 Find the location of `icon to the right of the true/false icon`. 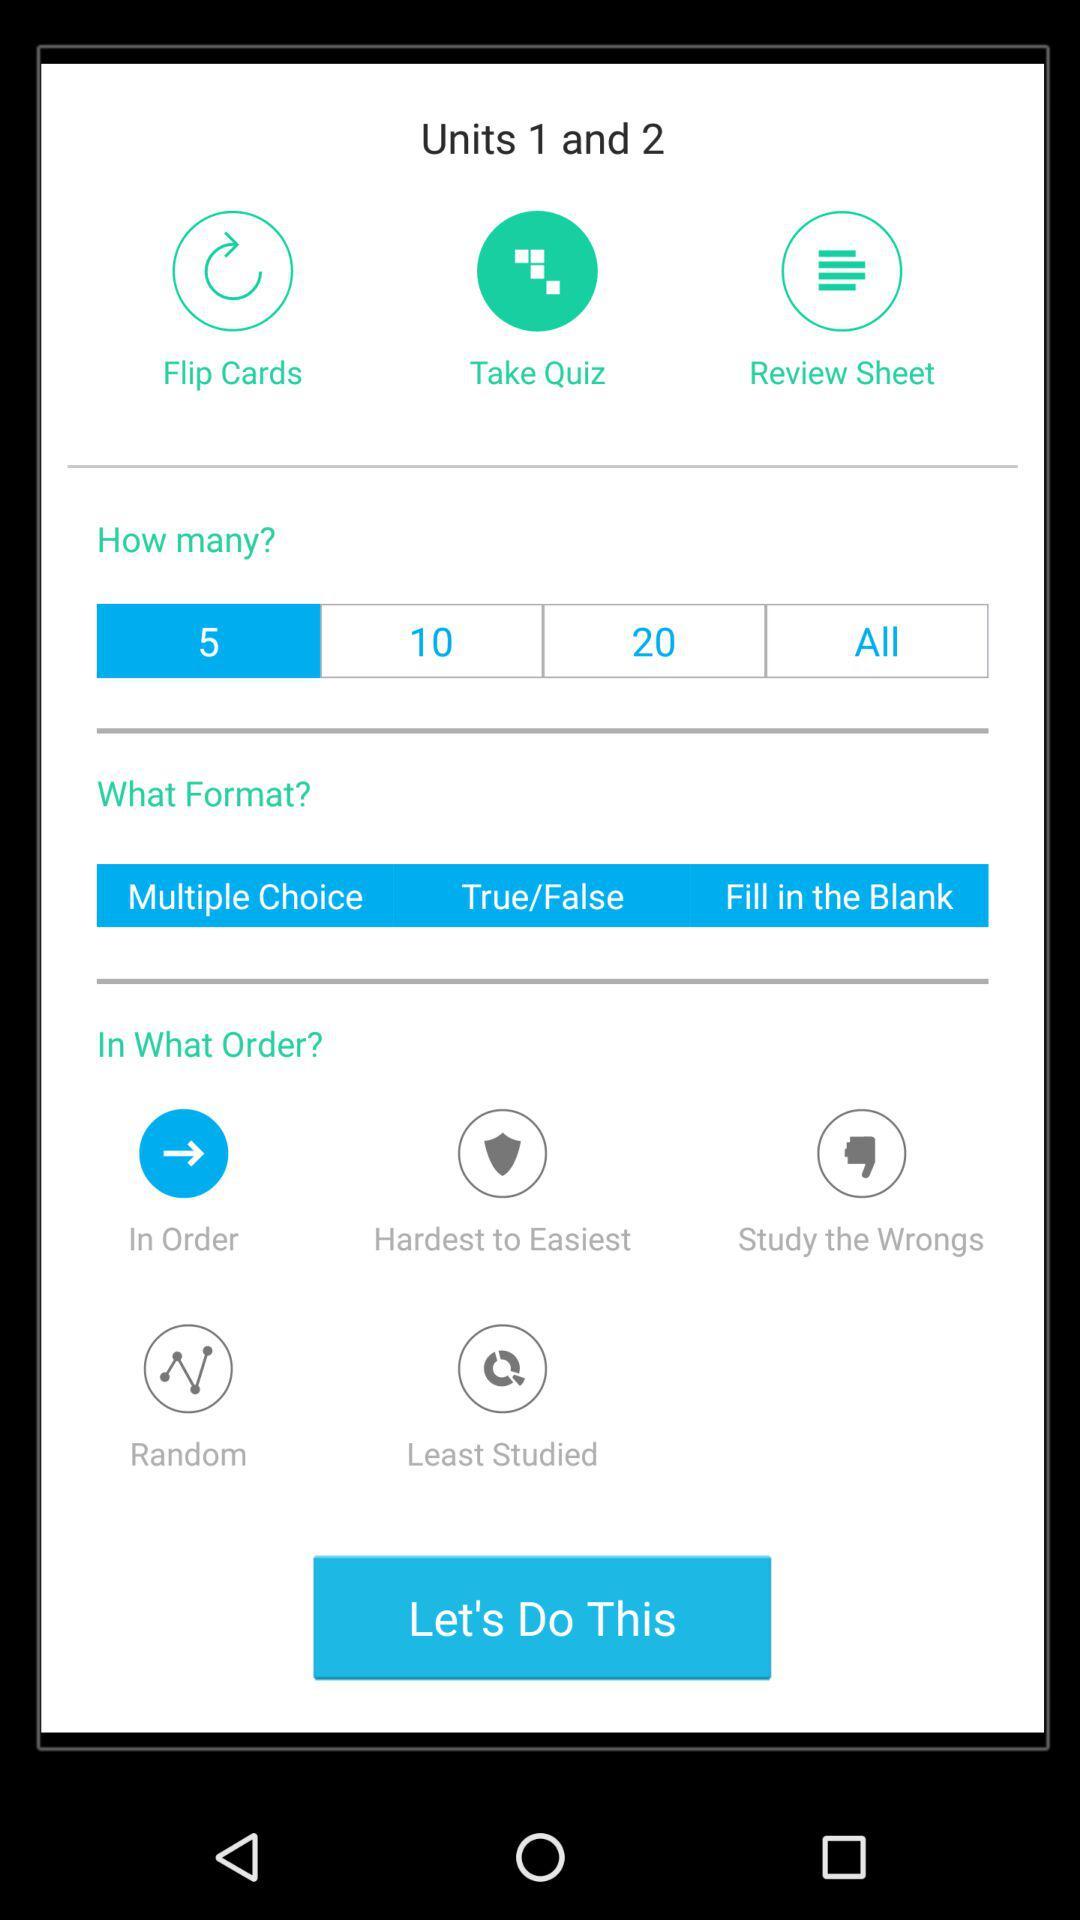

icon to the right of the true/false icon is located at coordinates (839, 894).